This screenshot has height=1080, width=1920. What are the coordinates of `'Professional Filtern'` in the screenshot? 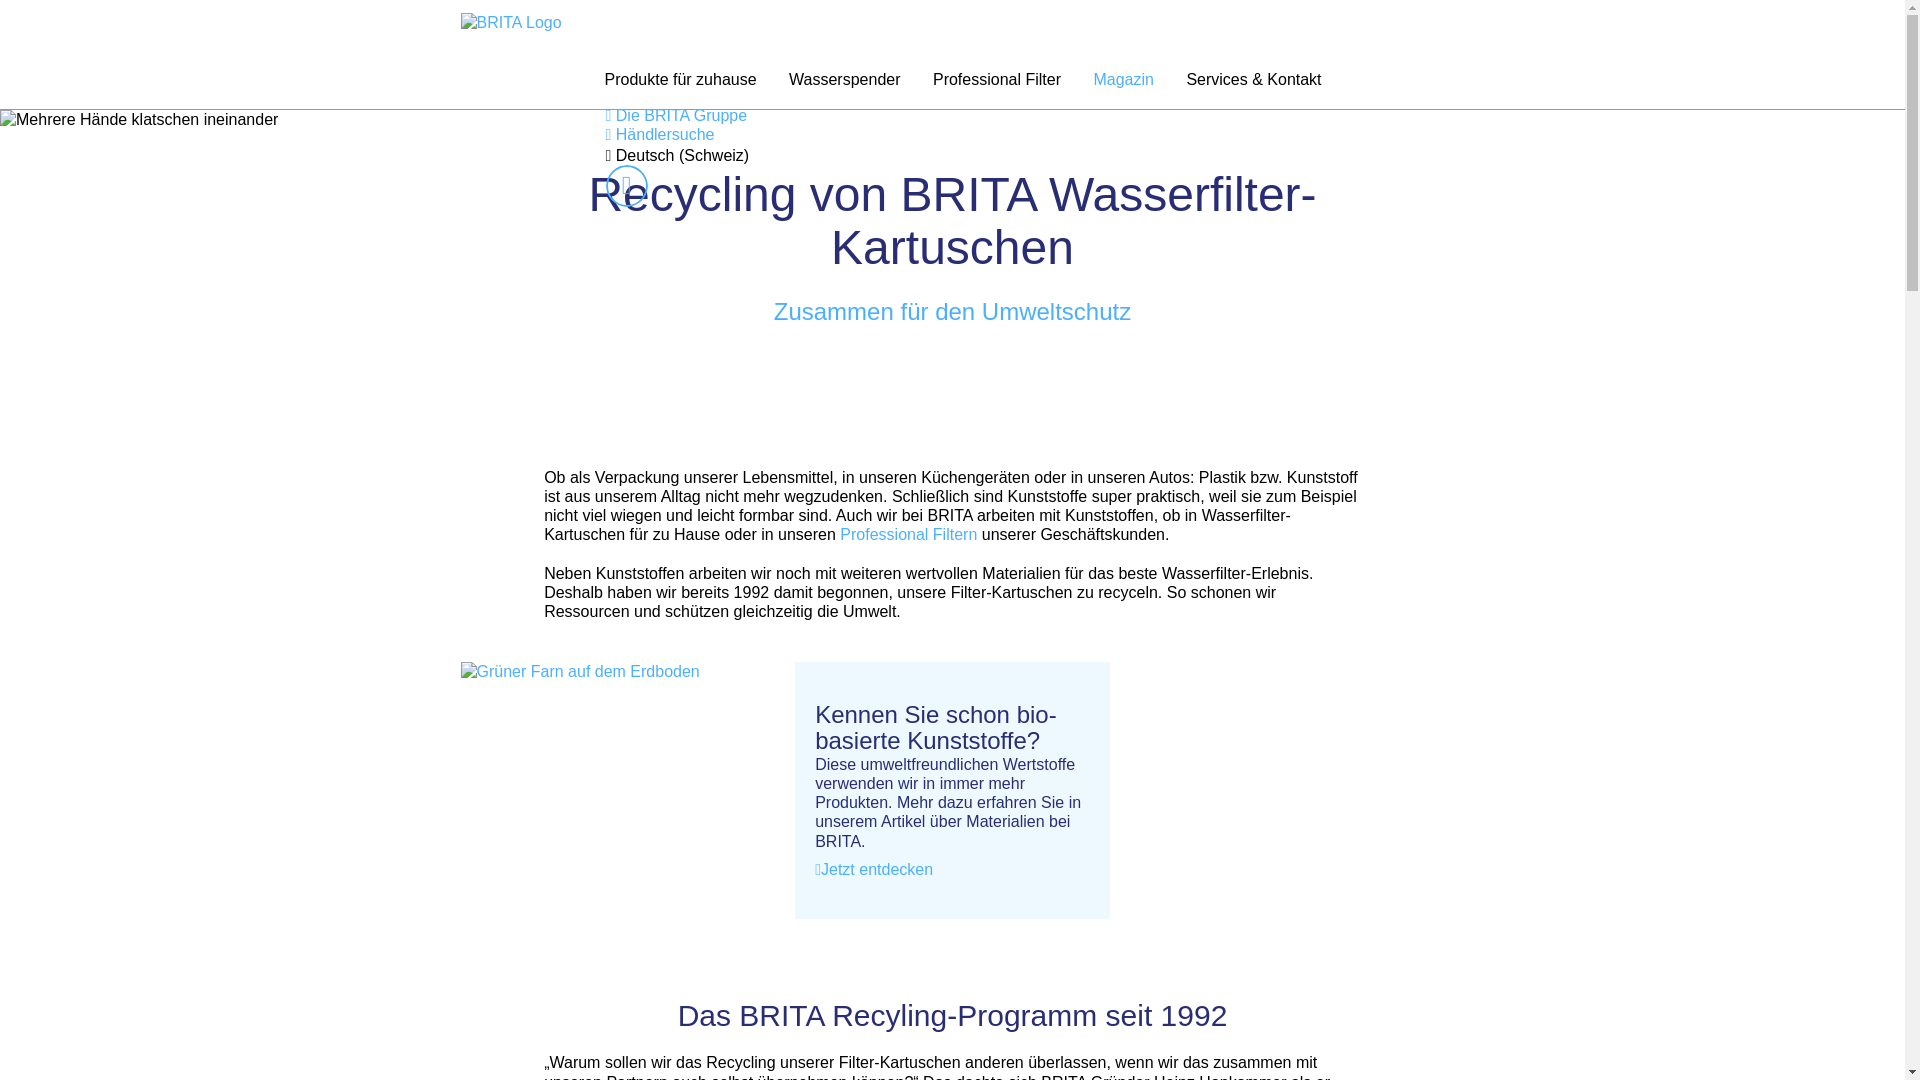 It's located at (838, 533).